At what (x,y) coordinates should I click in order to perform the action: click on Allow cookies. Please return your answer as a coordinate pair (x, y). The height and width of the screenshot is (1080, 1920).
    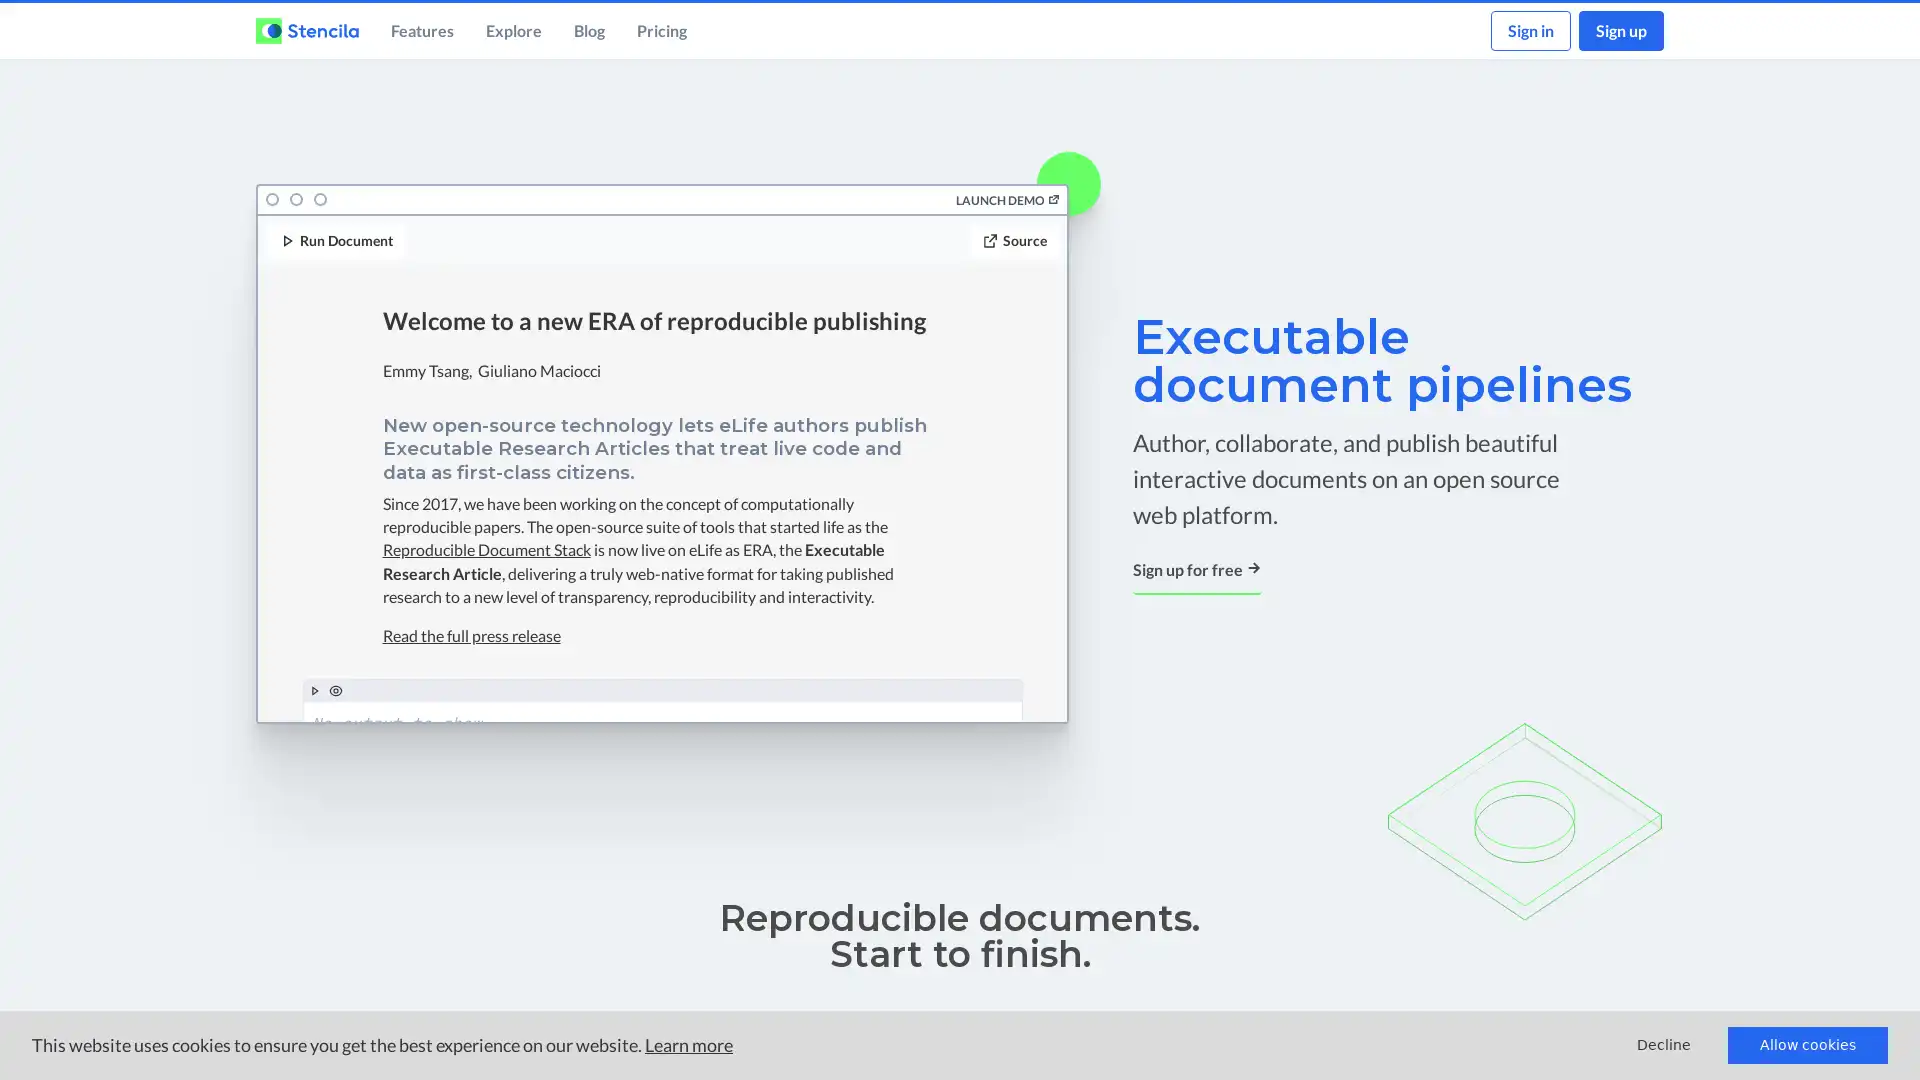
    Looking at the image, I should click on (1808, 1044).